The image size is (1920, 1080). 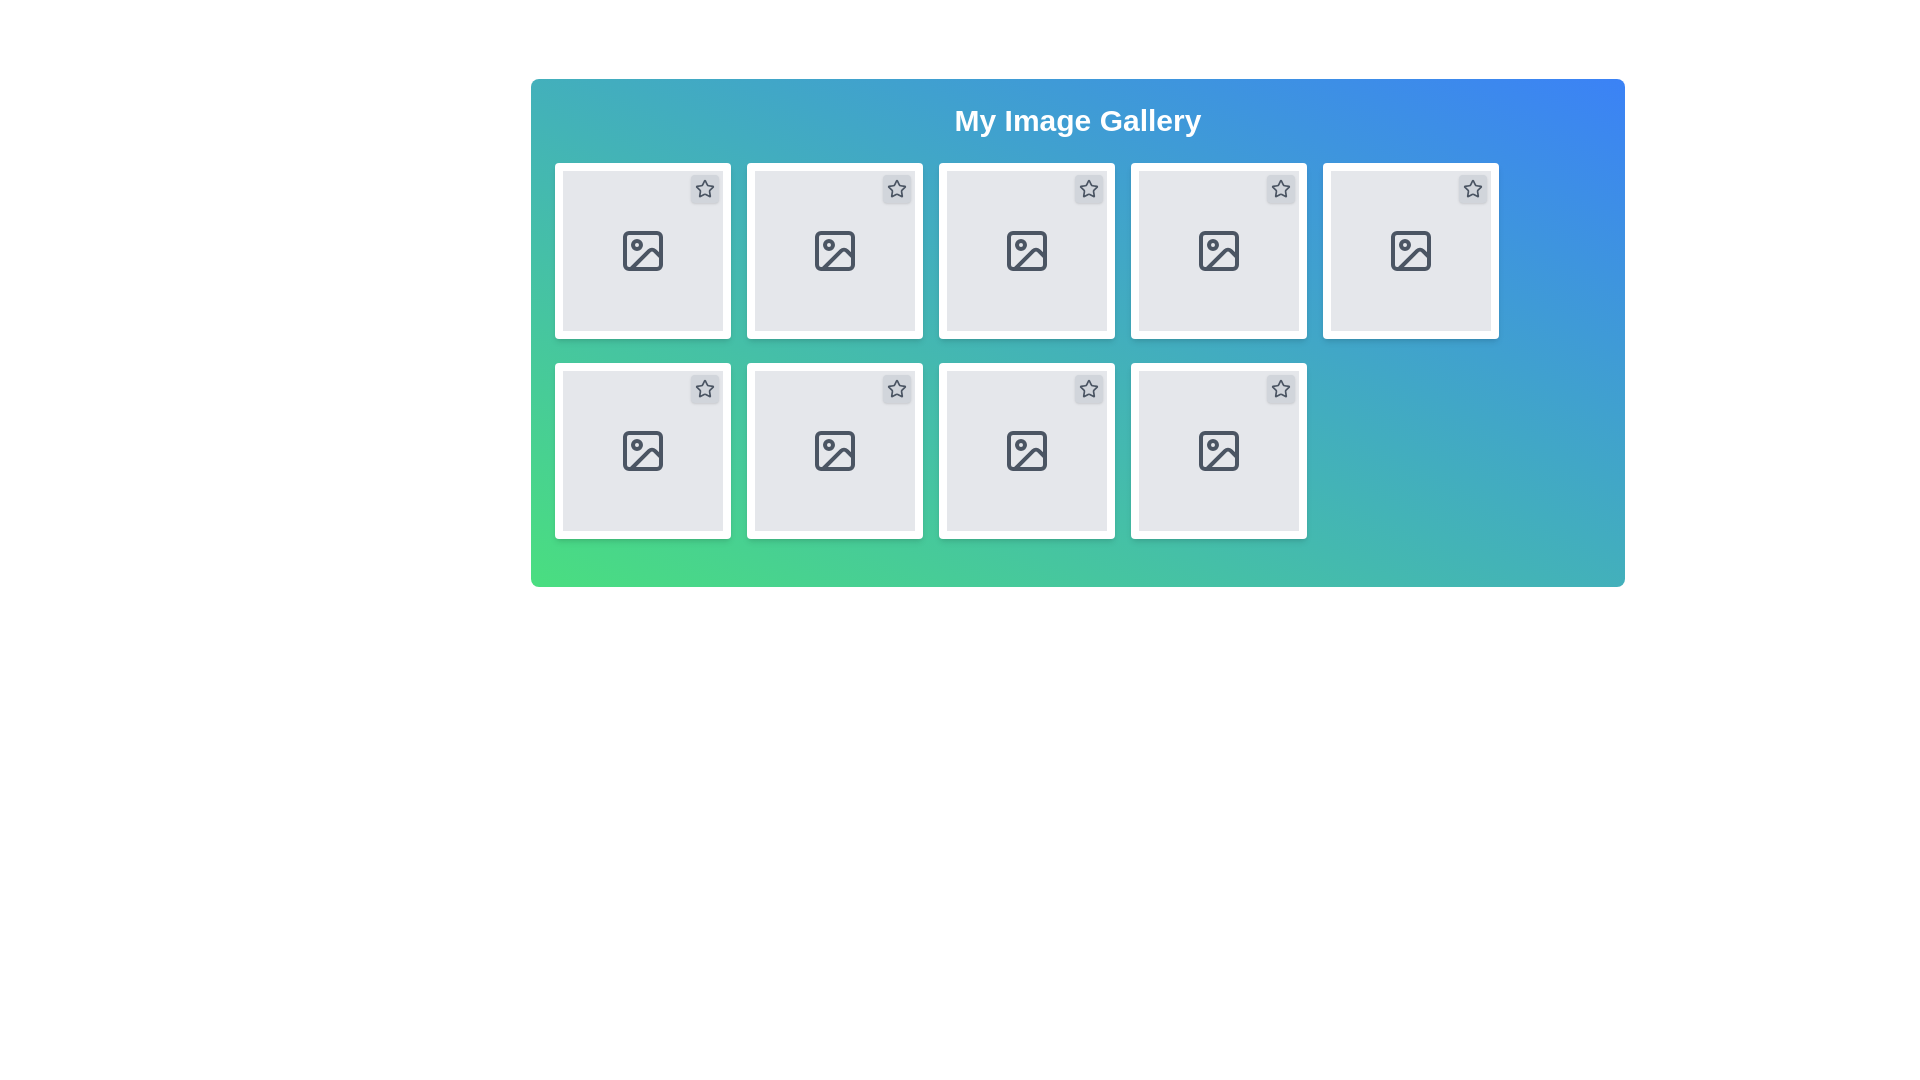 I want to click on the stylized icon resembling an image with a triangular overlay, which is located in the middle of a grid layout on the second row and third column, so click(x=1030, y=459).